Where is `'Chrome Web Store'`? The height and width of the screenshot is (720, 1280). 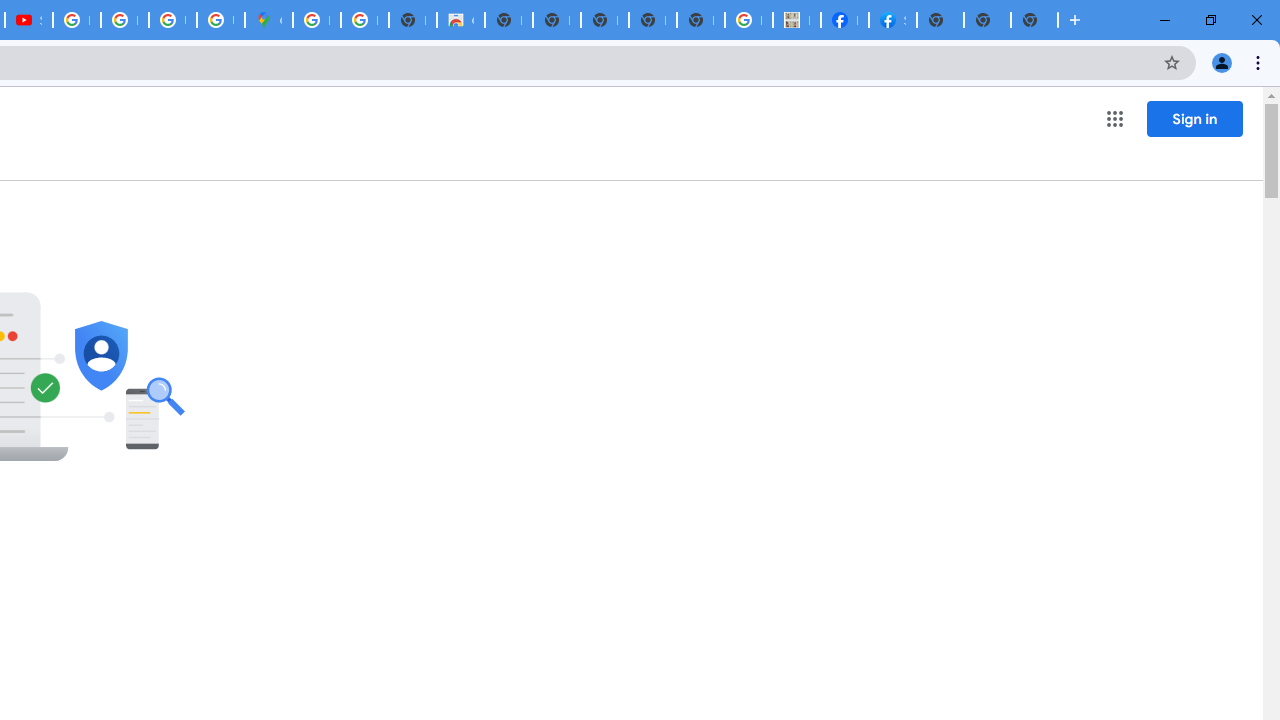 'Chrome Web Store' is located at coordinates (459, 20).